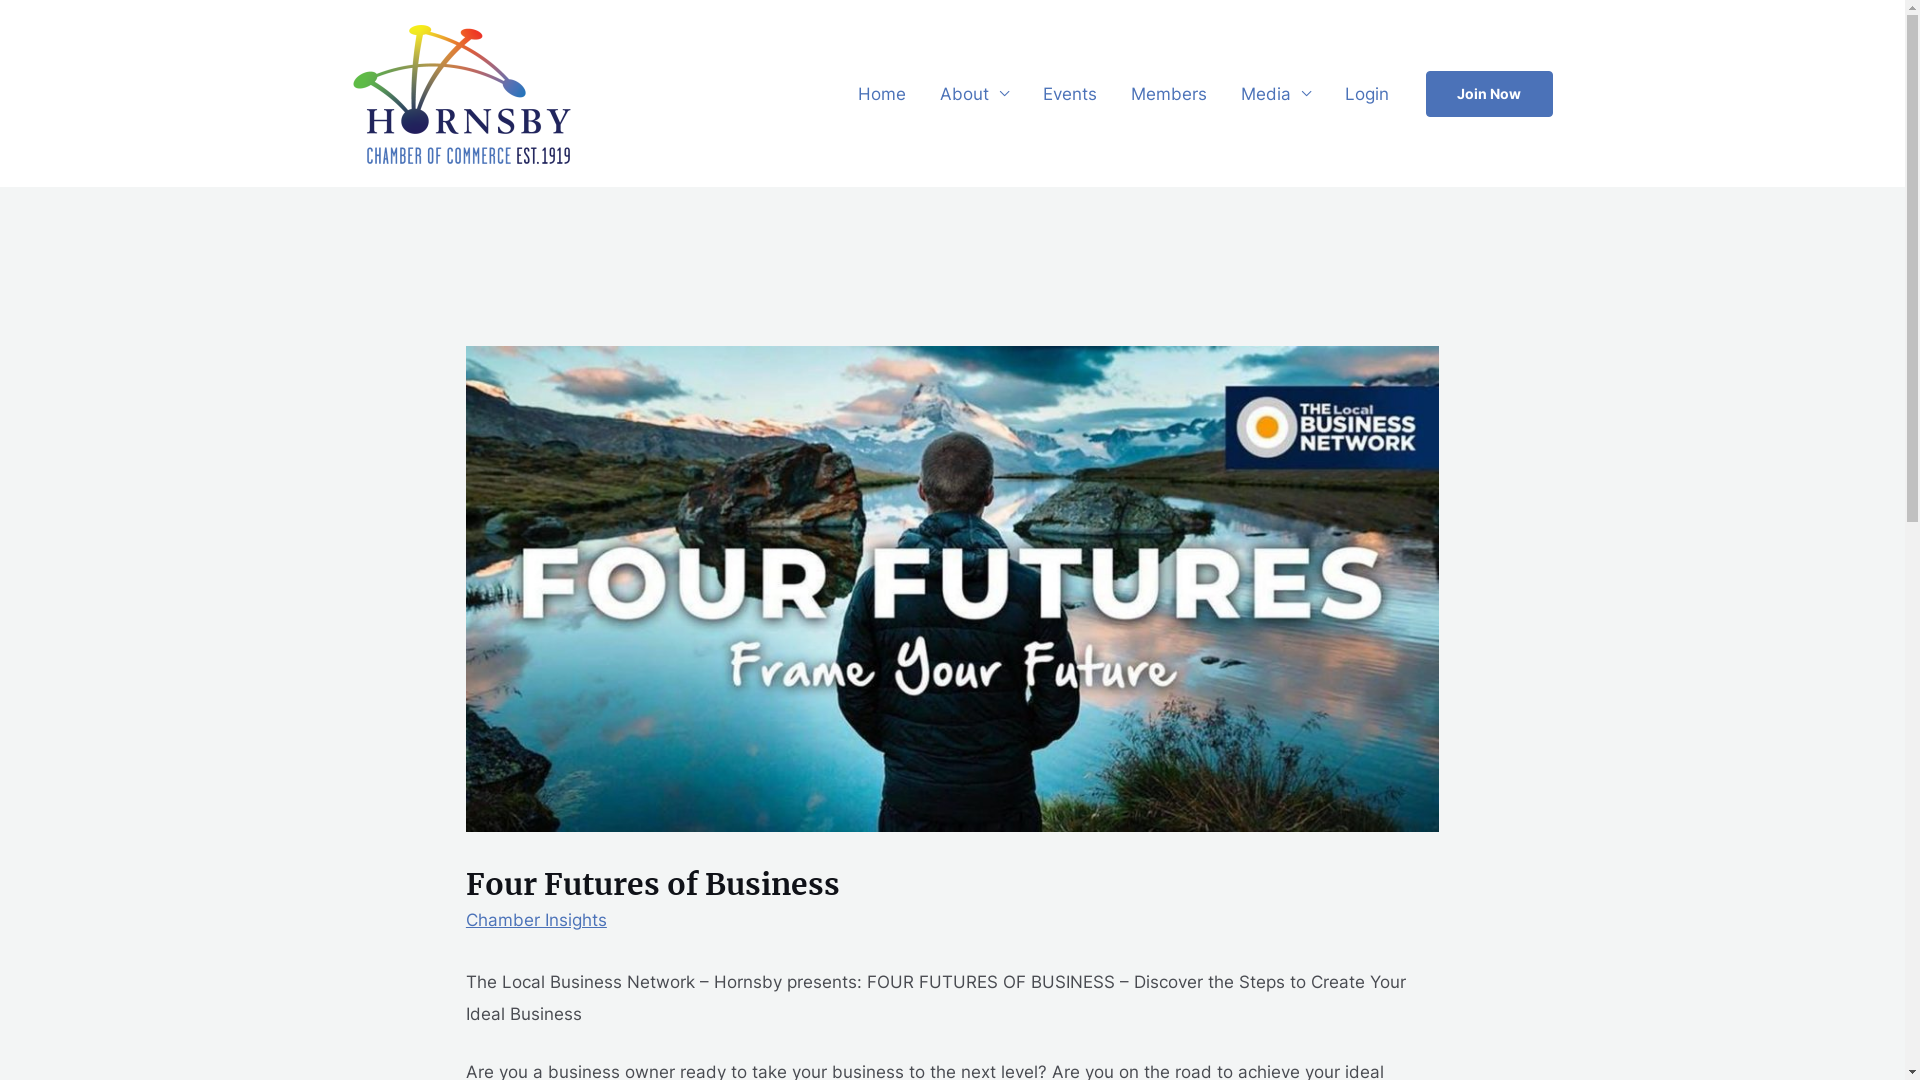 This screenshot has height=1080, width=1920. I want to click on 'Join Now', so click(1424, 92).